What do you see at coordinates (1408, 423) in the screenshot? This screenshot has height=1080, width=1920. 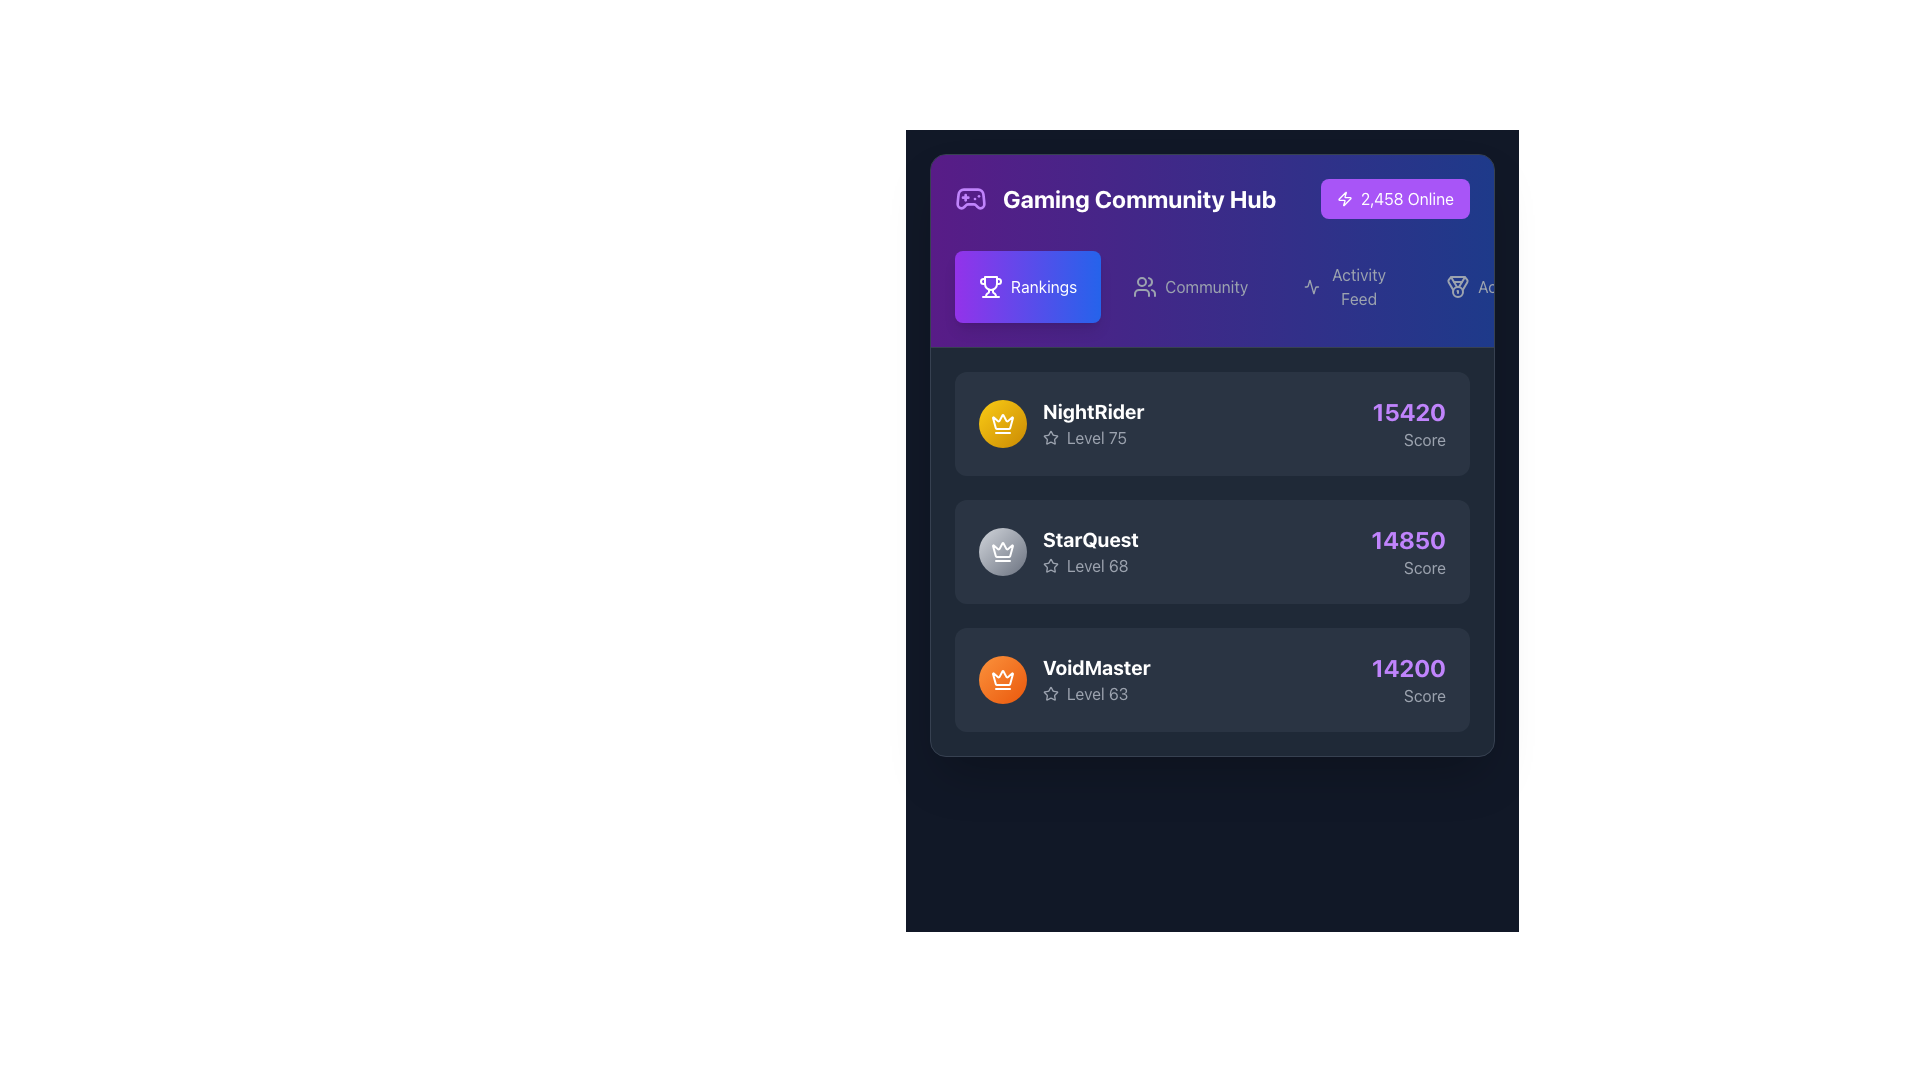 I see `the score display for the 'NightRider' entry in the leaderboard, which is located on the right side of the NightRider row and aligned horizontally with the player's name and level details` at bounding box center [1408, 423].